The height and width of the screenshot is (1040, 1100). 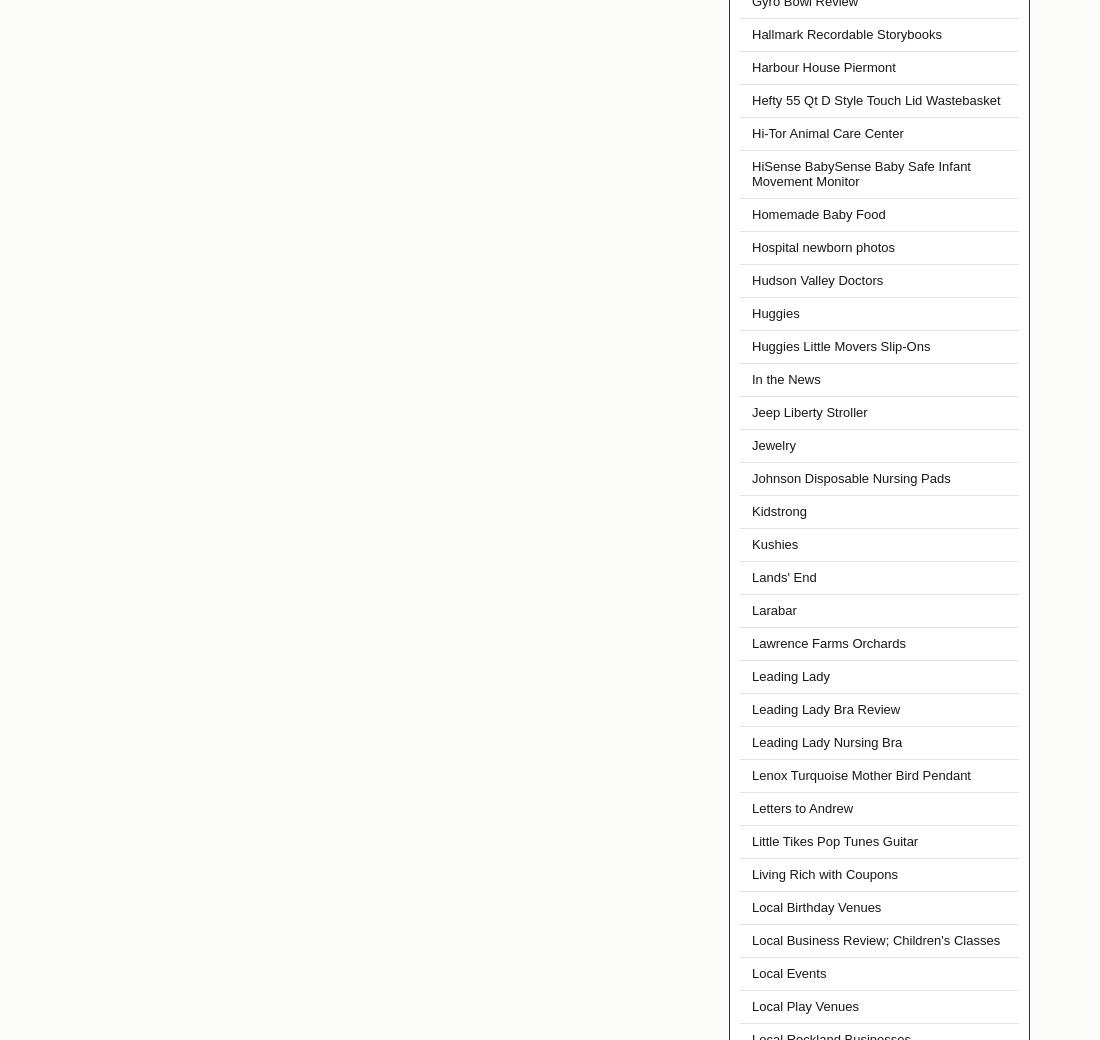 What do you see at coordinates (859, 775) in the screenshot?
I see `'Lenox Turquoise Mother Bird Pendant'` at bounding box center [859, 775].